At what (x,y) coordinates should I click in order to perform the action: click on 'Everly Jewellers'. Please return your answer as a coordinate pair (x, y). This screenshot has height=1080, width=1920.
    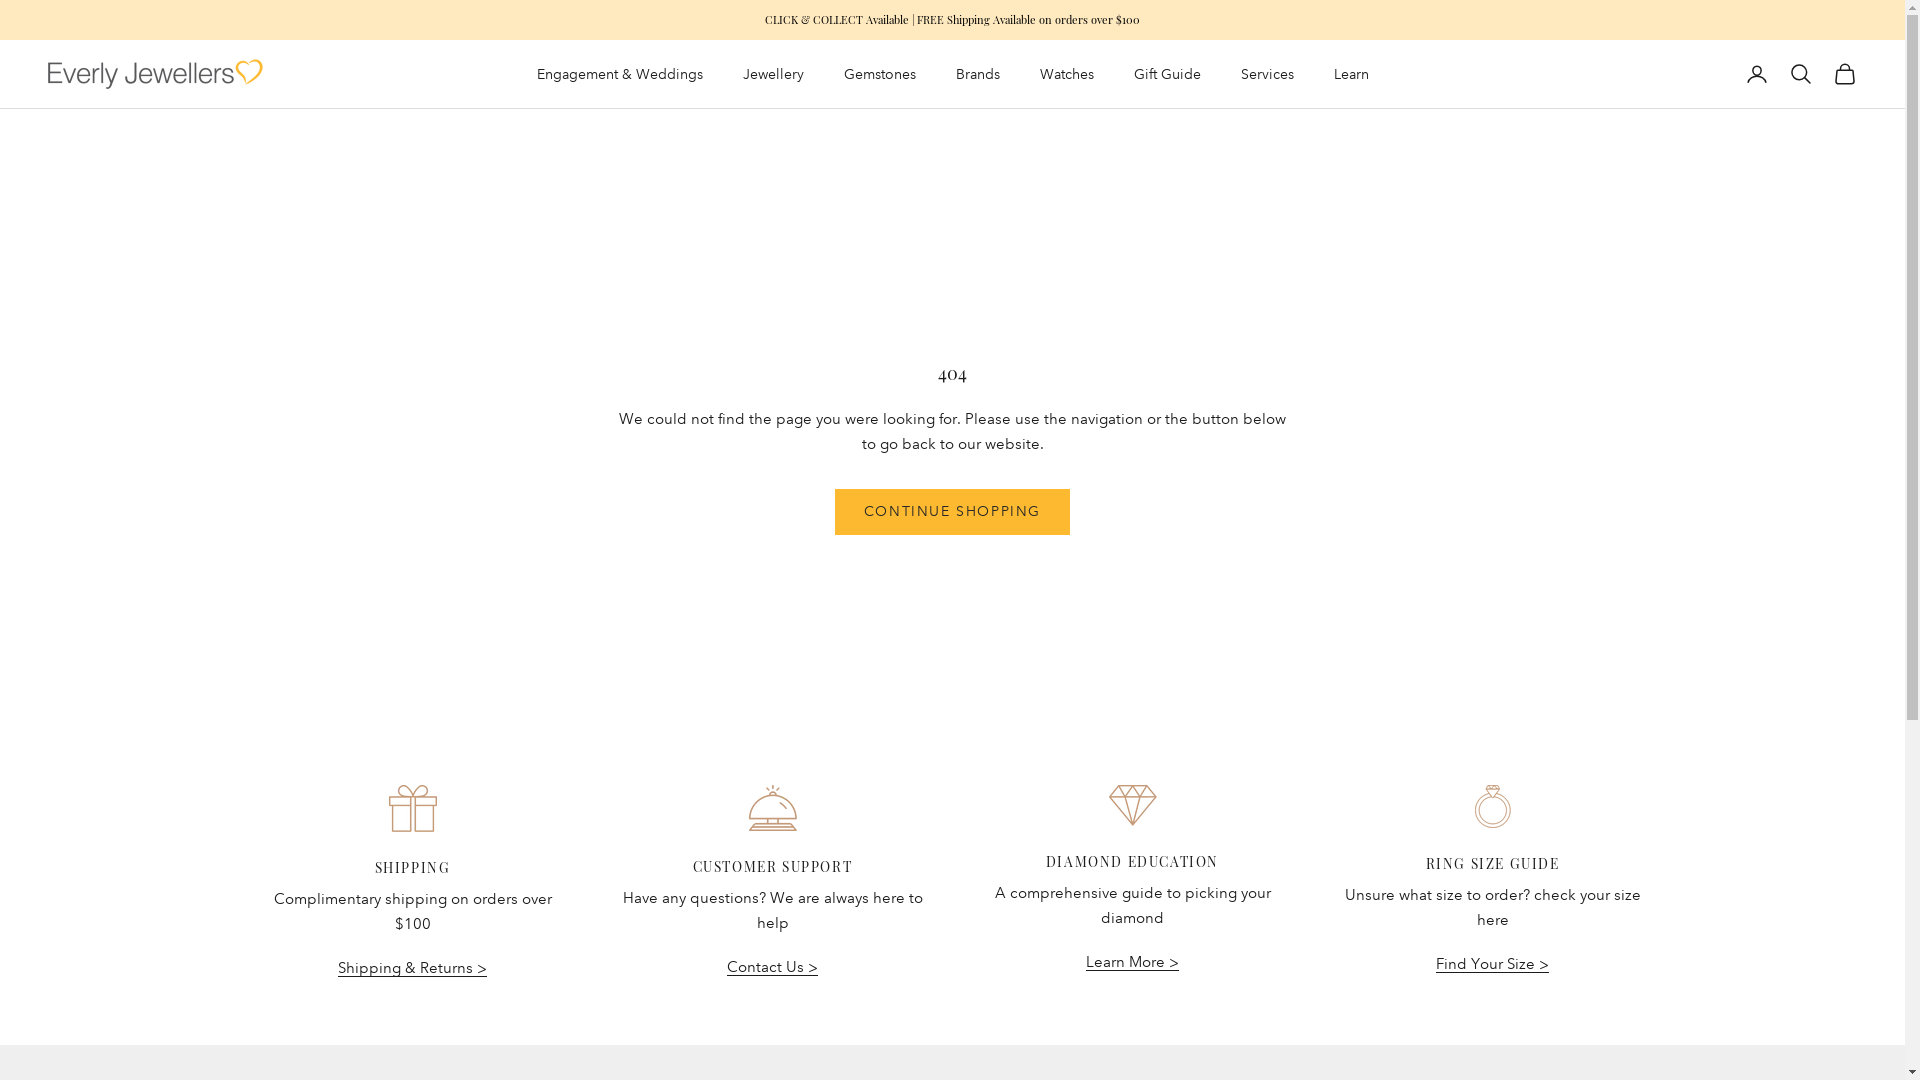
    Looking at the image, I should click on (48, 72).